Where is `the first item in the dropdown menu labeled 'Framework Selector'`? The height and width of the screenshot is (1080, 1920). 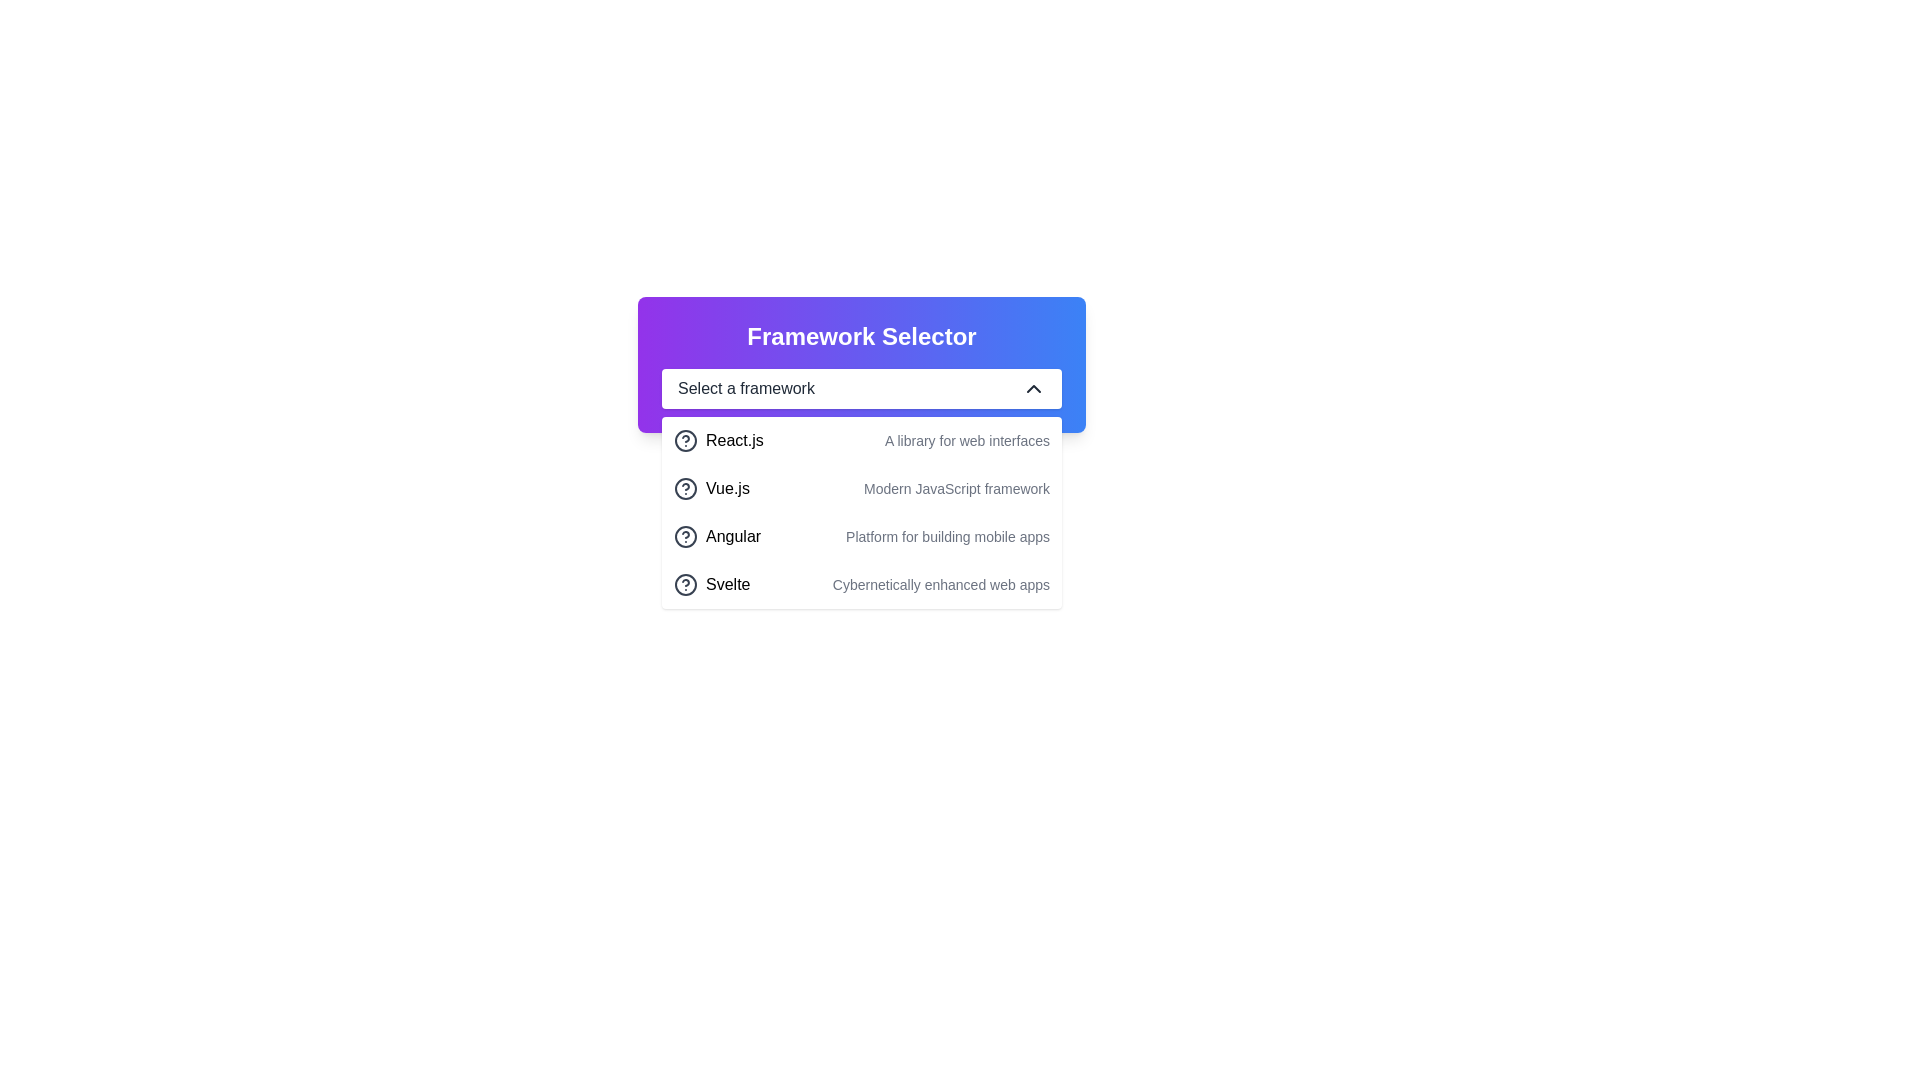 the first item in the dropdown menu labeled 'Framework Selector' is located at coordinates (862, 439).